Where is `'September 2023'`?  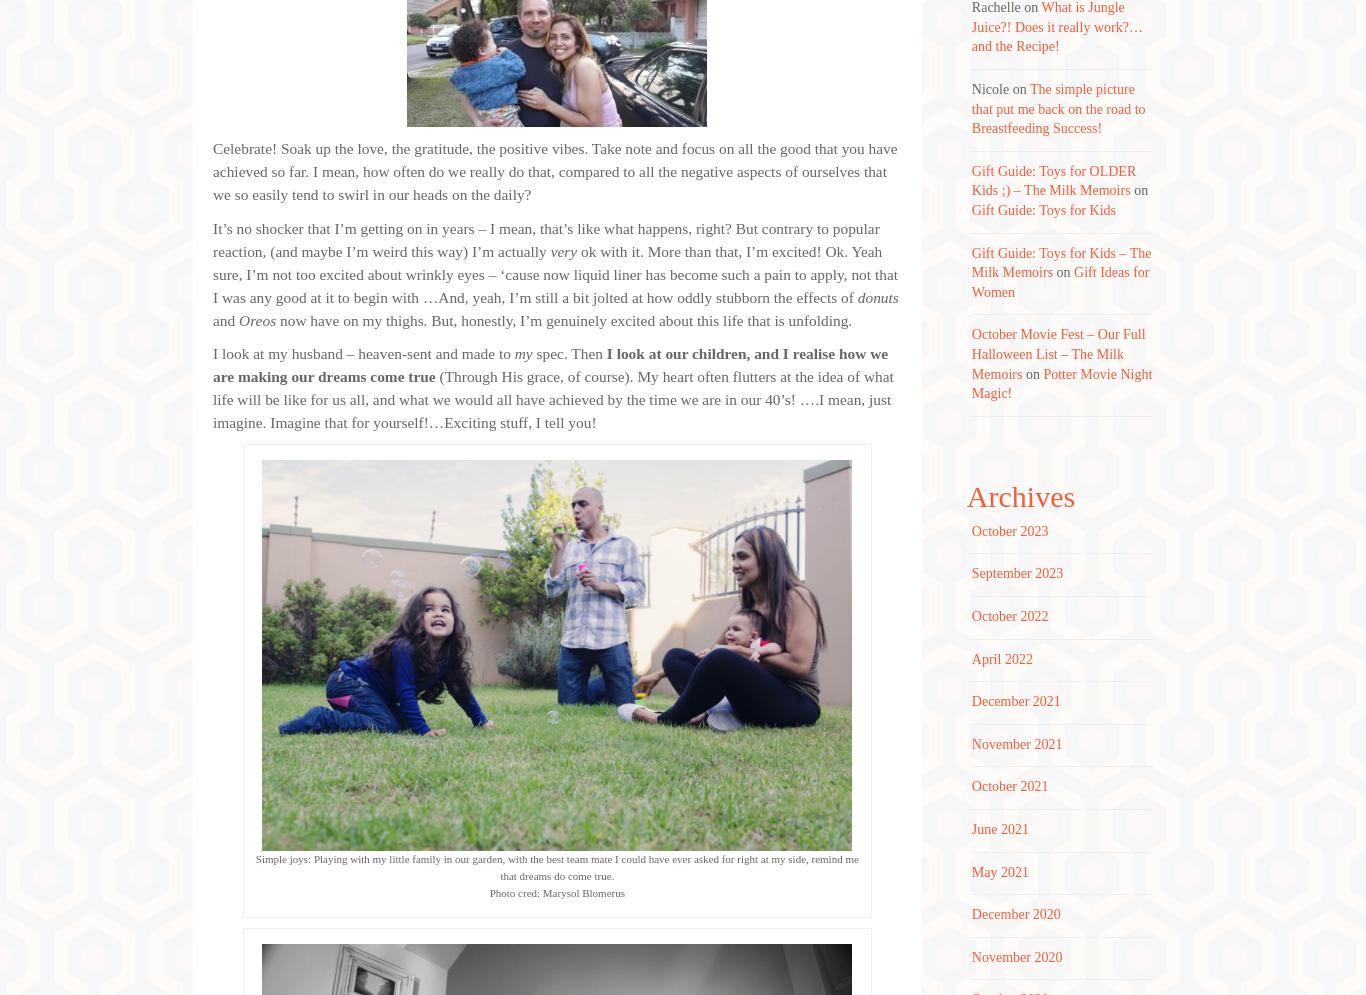
'September 2023' is located at coordinates (1016, 573).